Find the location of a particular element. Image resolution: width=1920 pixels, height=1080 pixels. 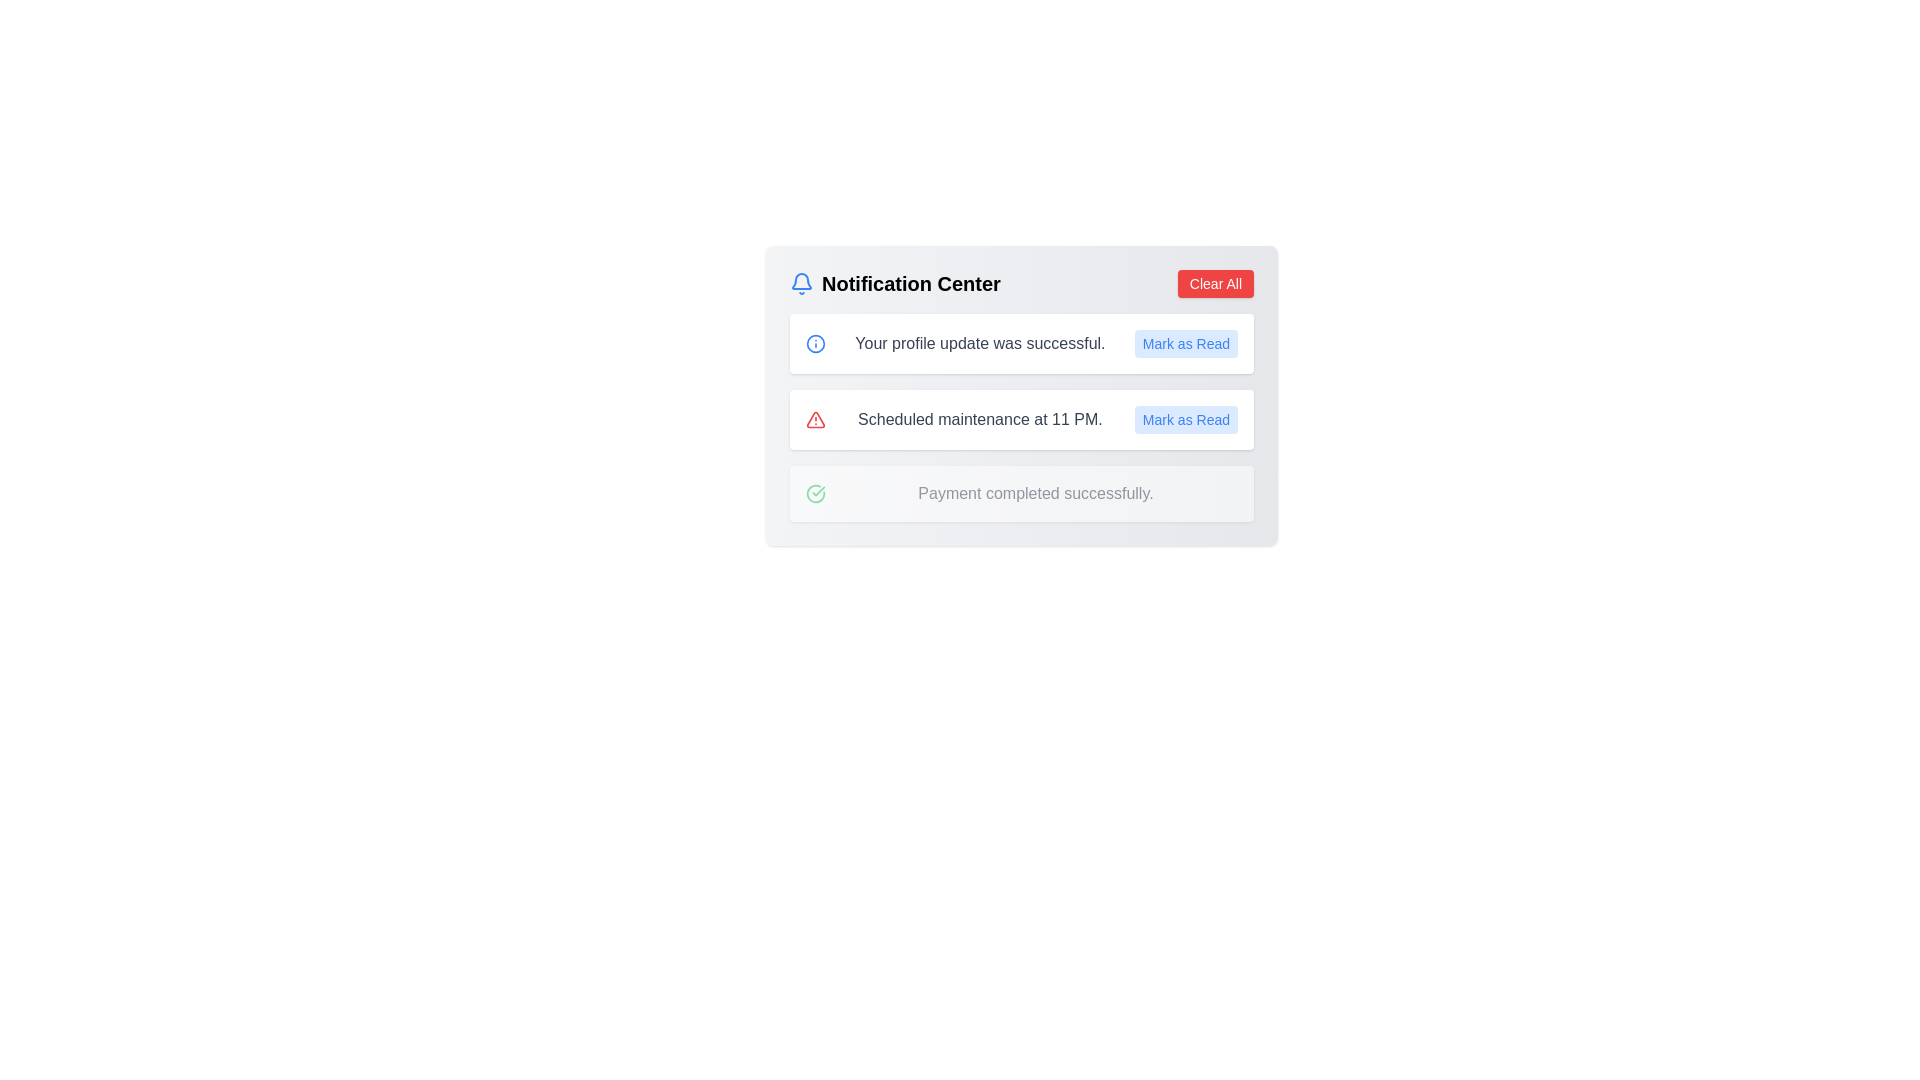

the second notification card in the notification panel to read the notification text about the scheduled maintenance event is located at coordinates (1022, 419).